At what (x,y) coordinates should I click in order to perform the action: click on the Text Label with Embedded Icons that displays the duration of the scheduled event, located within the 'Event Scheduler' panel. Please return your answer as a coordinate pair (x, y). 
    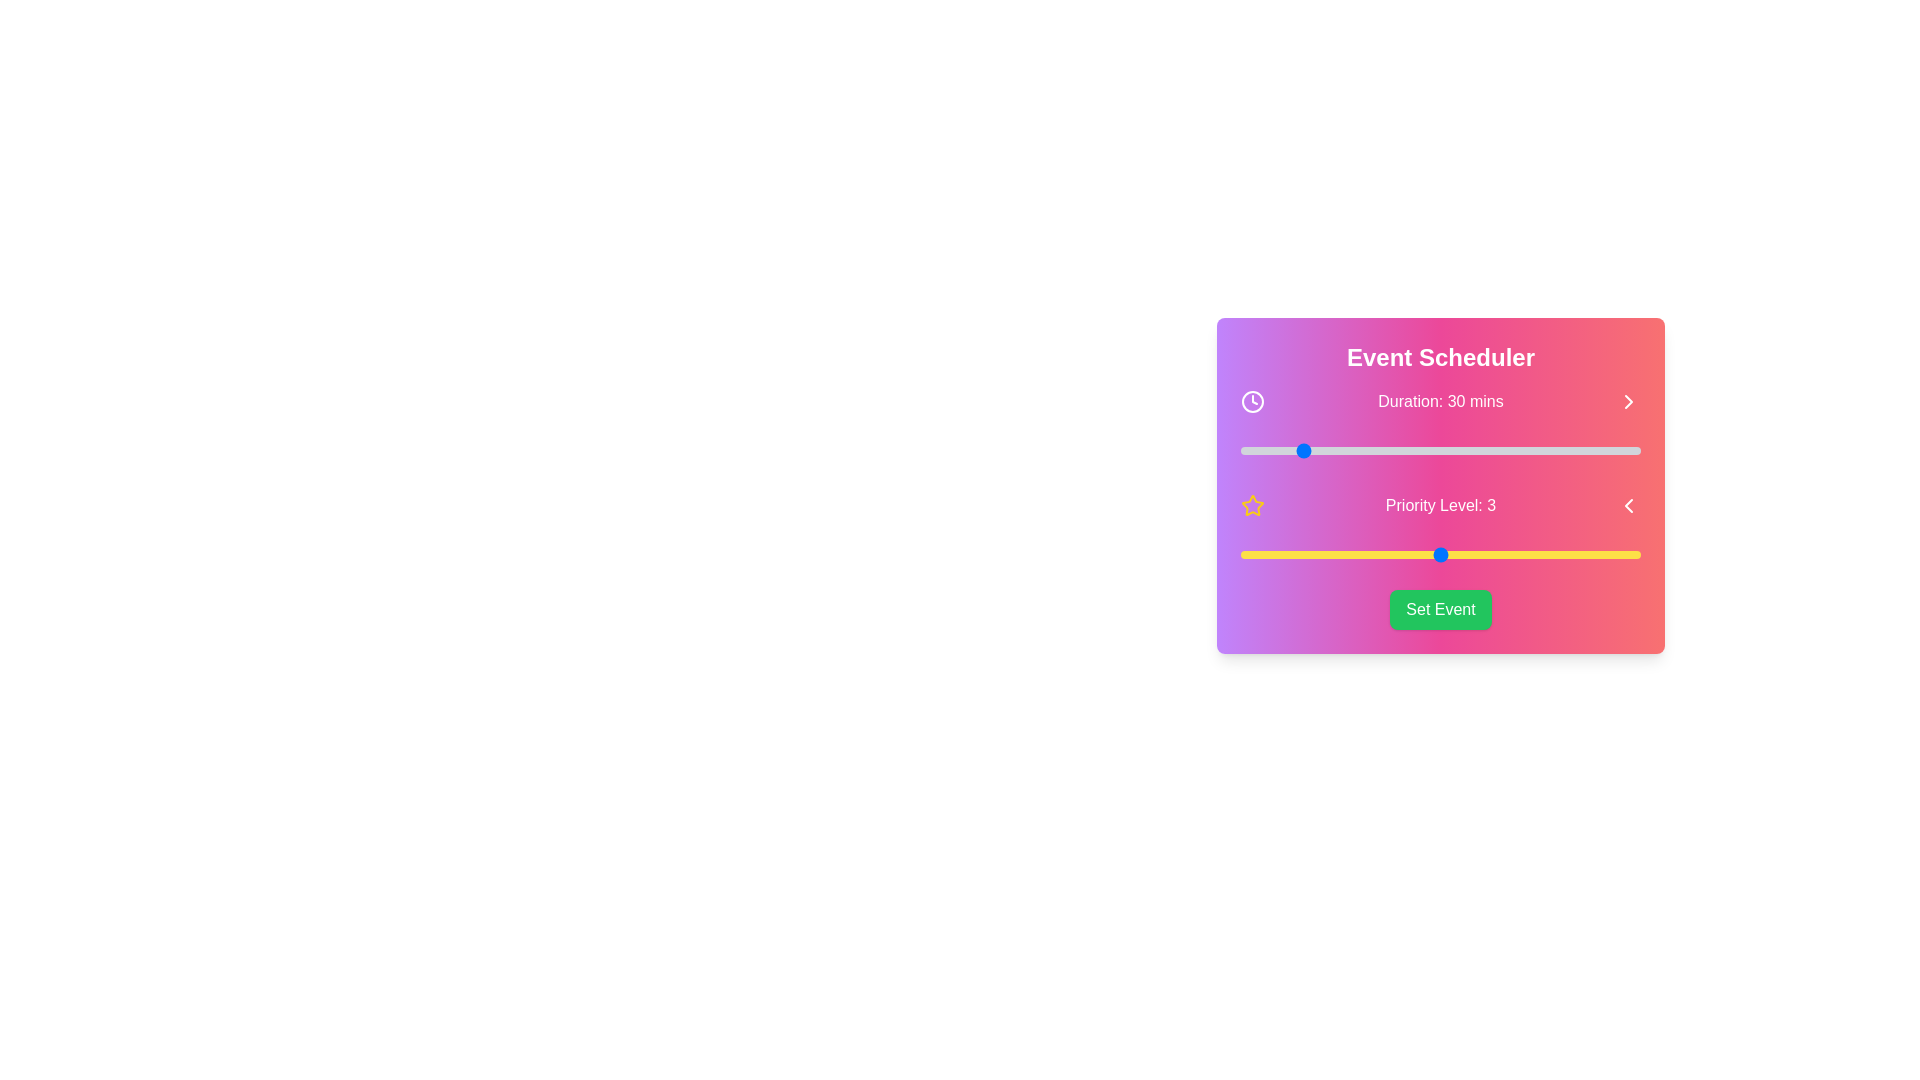
    Looking at the image, I should click on (1440, 401).